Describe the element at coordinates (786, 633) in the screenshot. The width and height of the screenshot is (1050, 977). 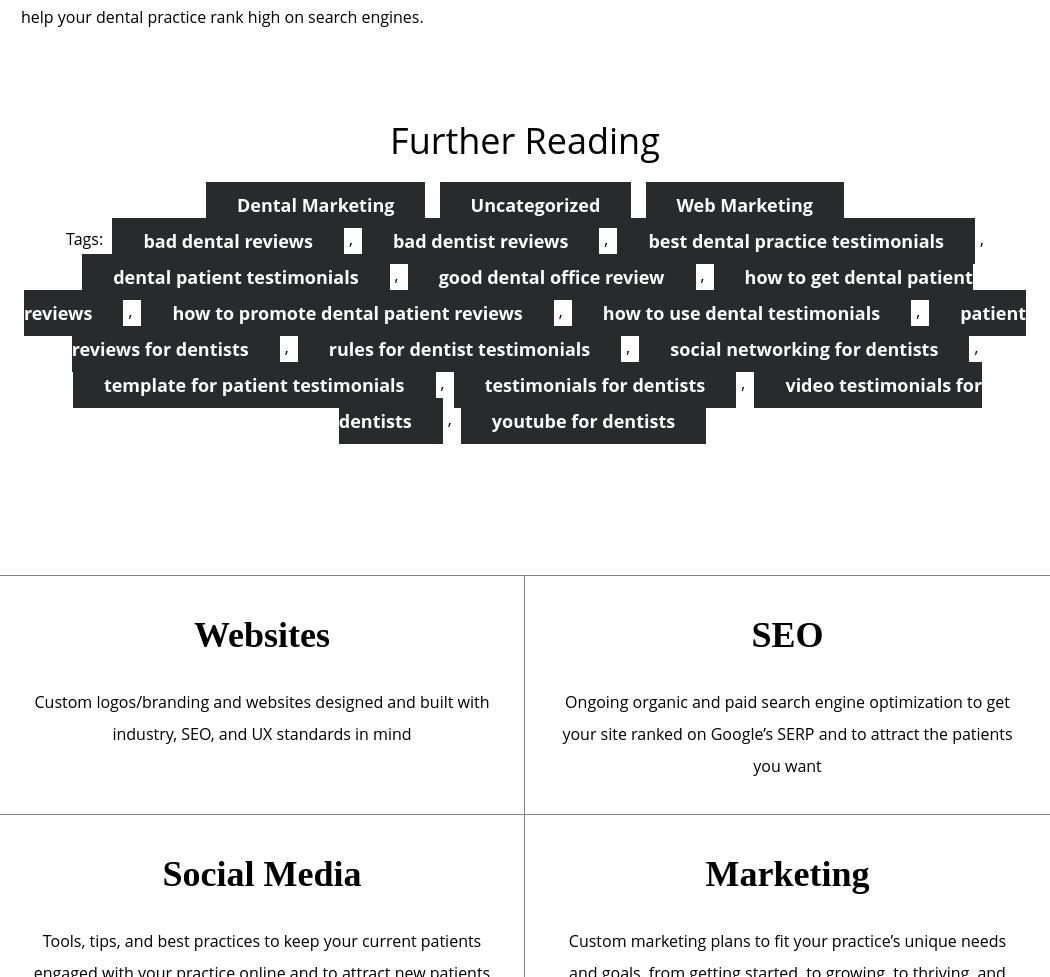
I see `'SEO'` at that location.